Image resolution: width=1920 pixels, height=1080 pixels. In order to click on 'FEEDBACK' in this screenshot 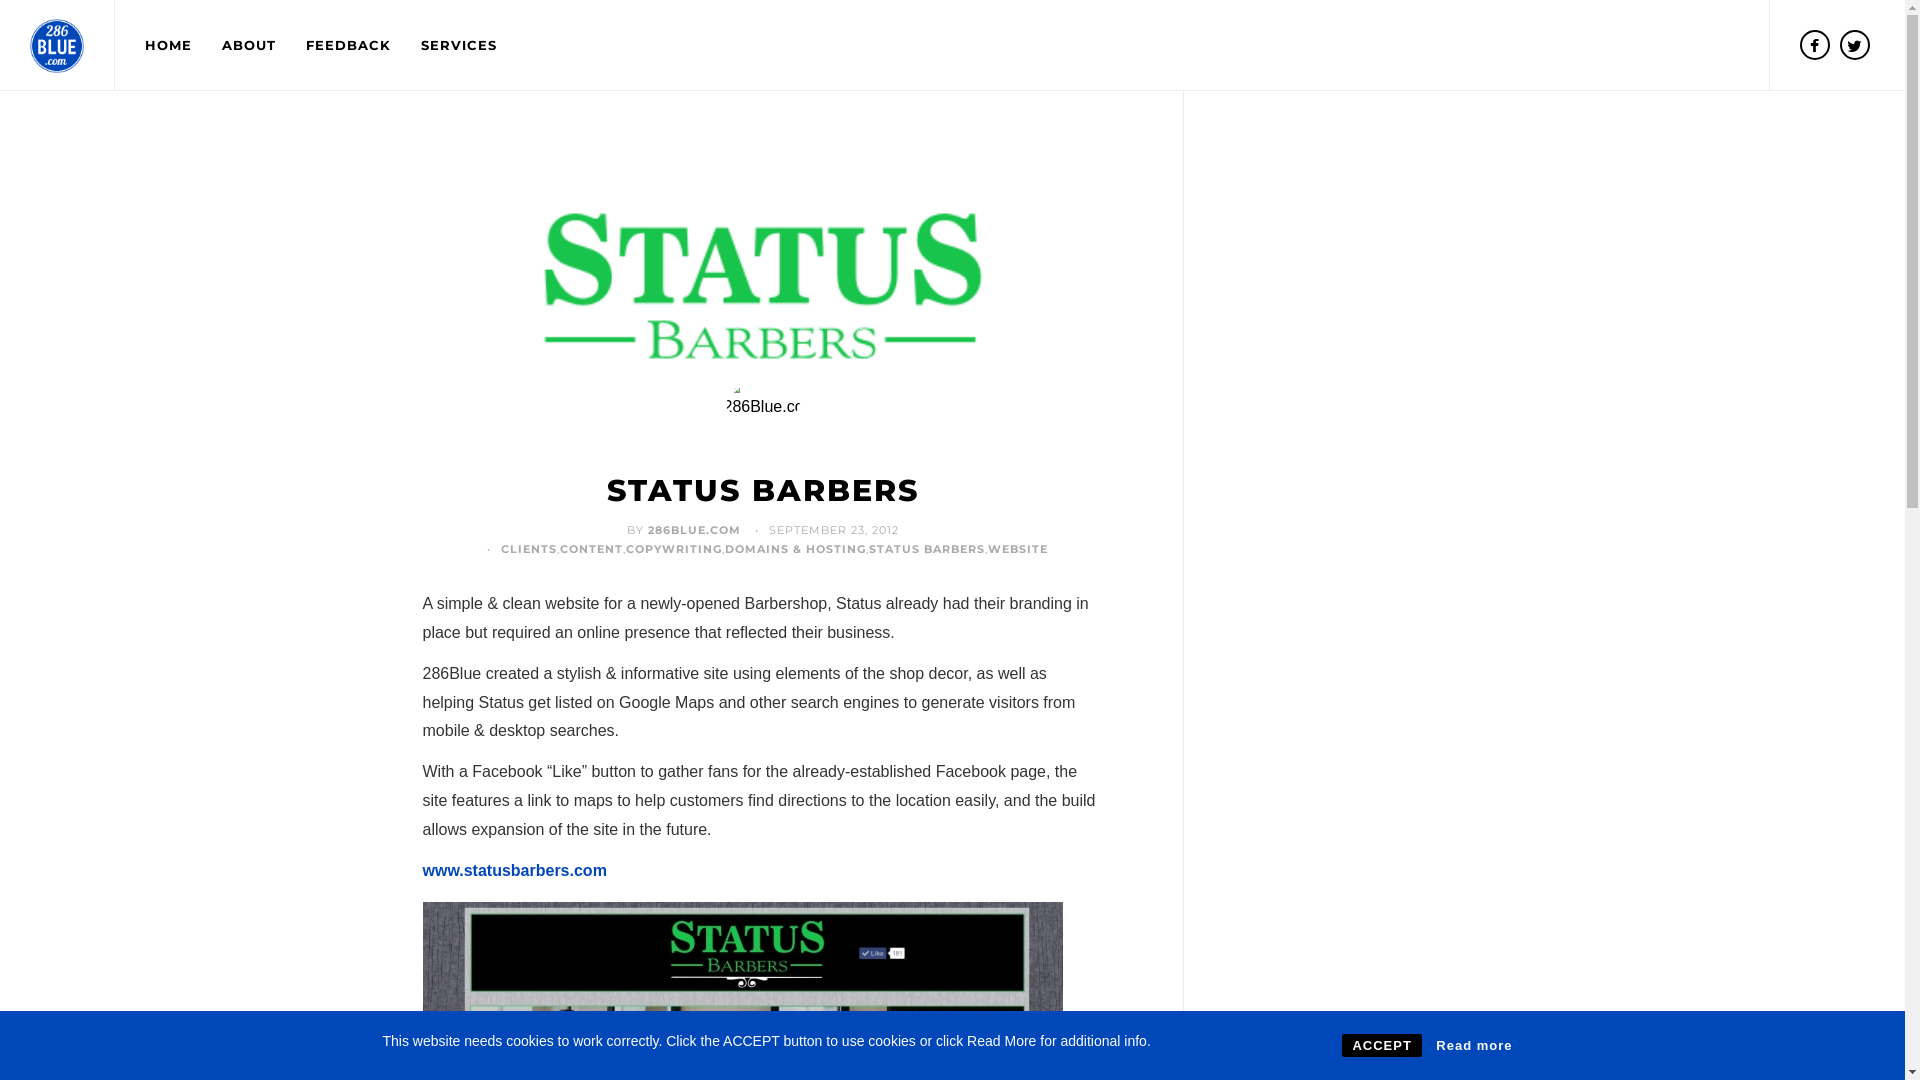, I will do `click(290, 45)`.